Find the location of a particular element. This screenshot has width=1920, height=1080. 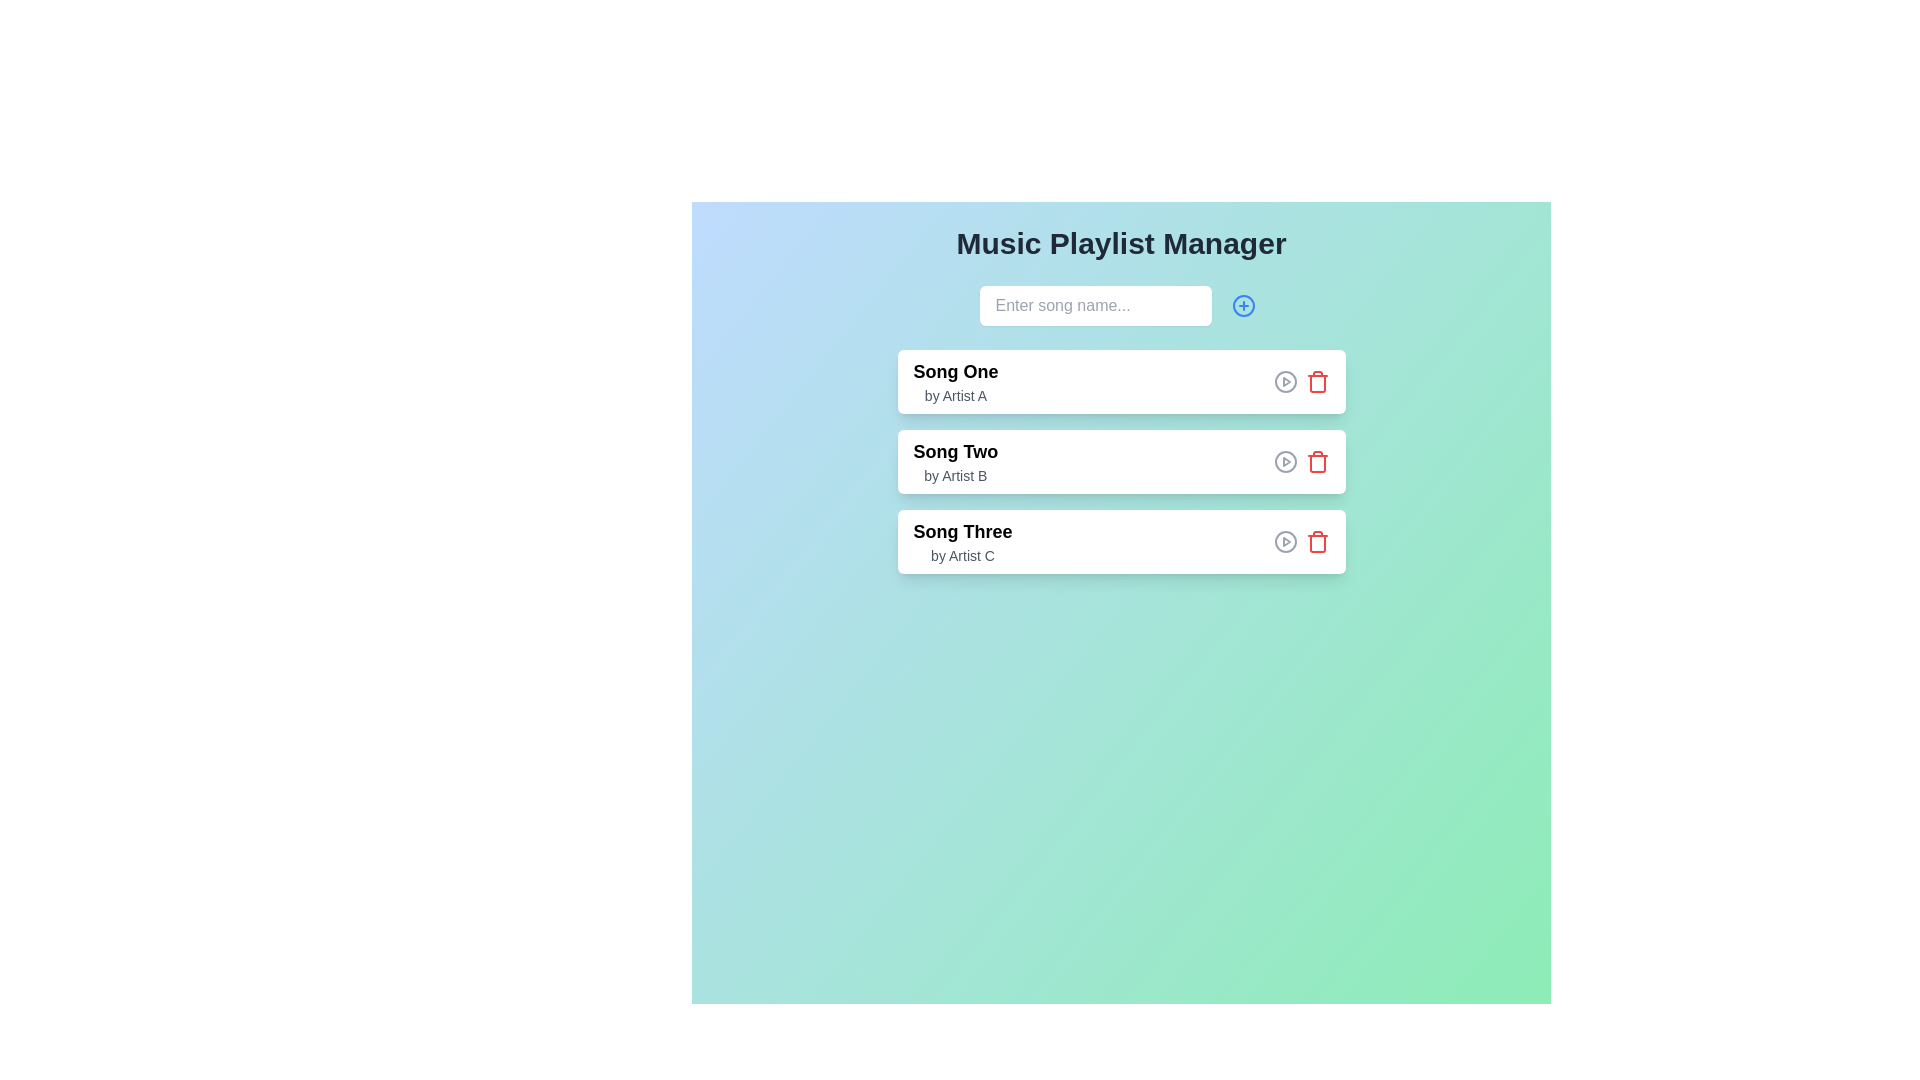

the trash bin icon, which is the second trash bin from the top is located at coordinates (1317, 462).